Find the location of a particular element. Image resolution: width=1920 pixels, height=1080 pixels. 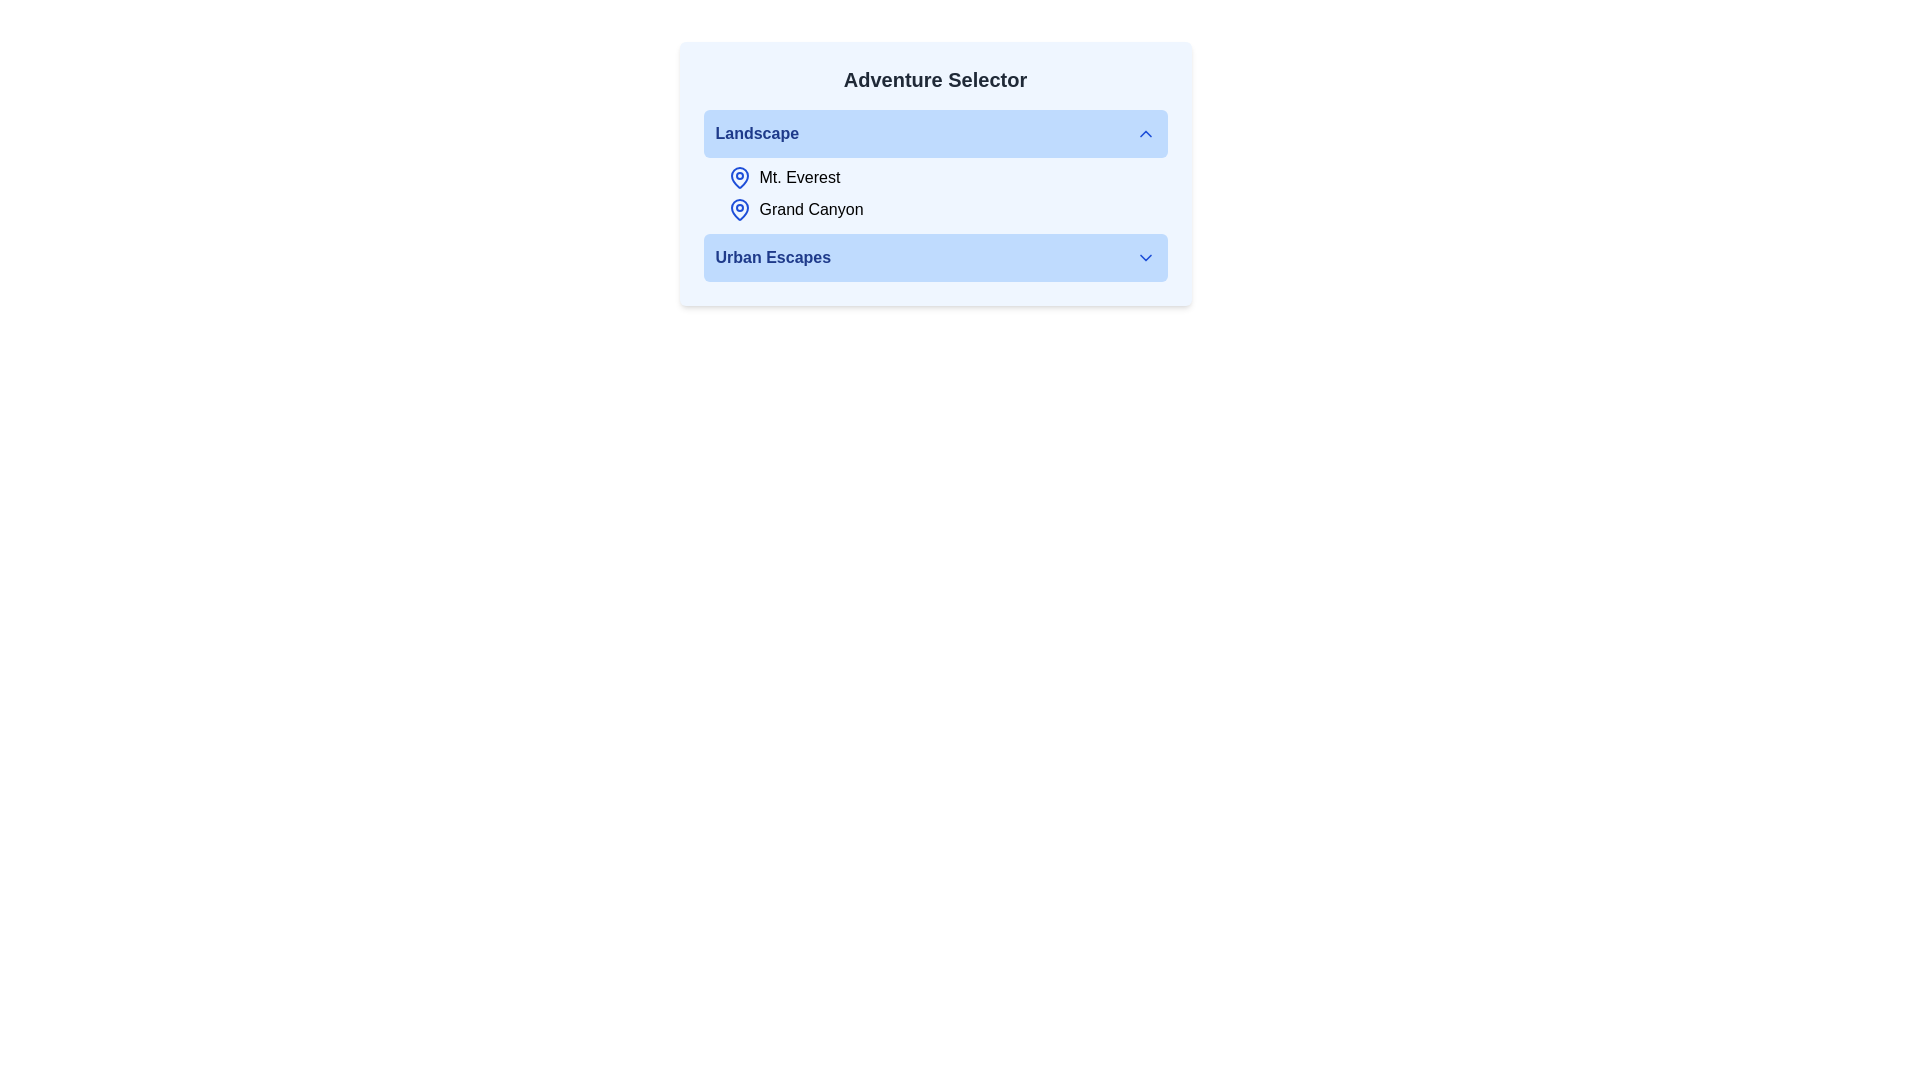

the first clickable list item for 'Mt. Everest' within the 'Landscape' category is located at coordinates (946, 176).